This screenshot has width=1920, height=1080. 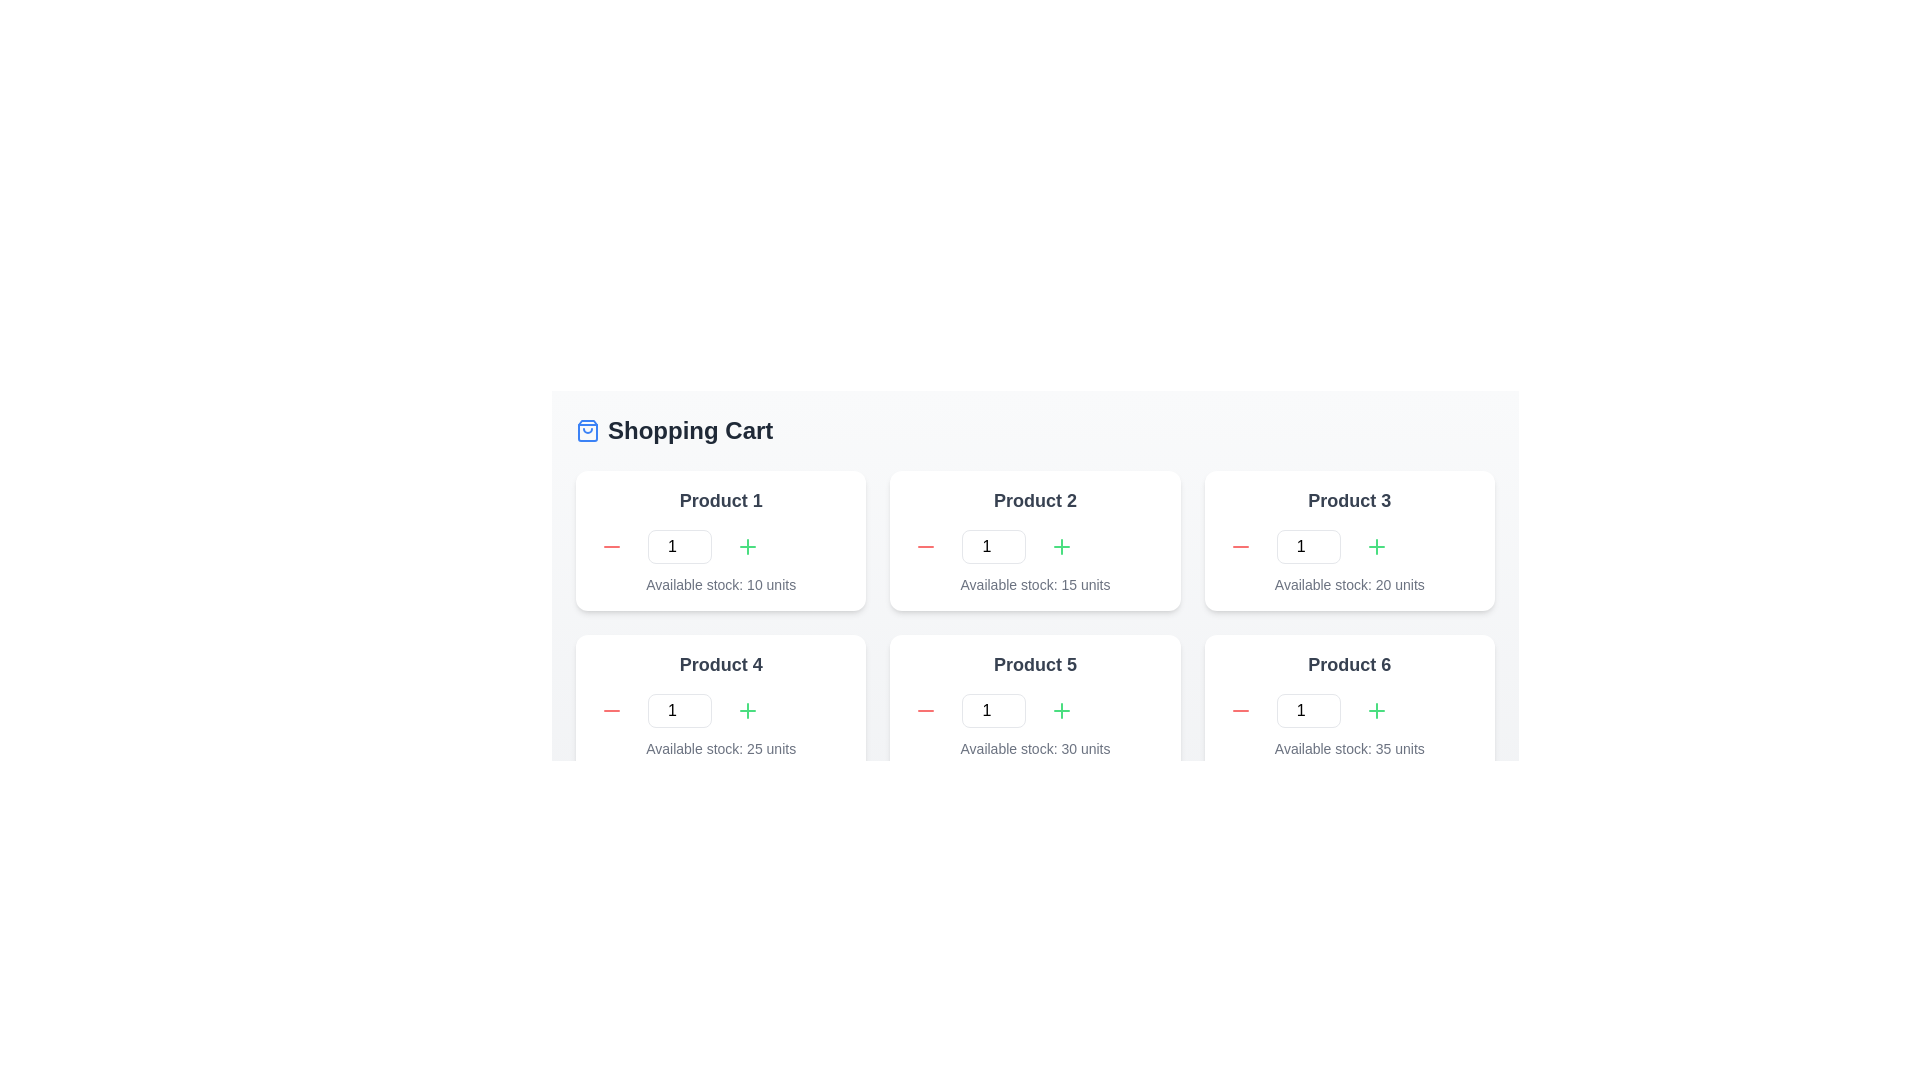 What do you see at coordinates (925, 709) in the screenshot?
I see `the decrement button located on the left side of the quantity input box for 'Product 5' to decrease the count` at bounding box center [925, 709].